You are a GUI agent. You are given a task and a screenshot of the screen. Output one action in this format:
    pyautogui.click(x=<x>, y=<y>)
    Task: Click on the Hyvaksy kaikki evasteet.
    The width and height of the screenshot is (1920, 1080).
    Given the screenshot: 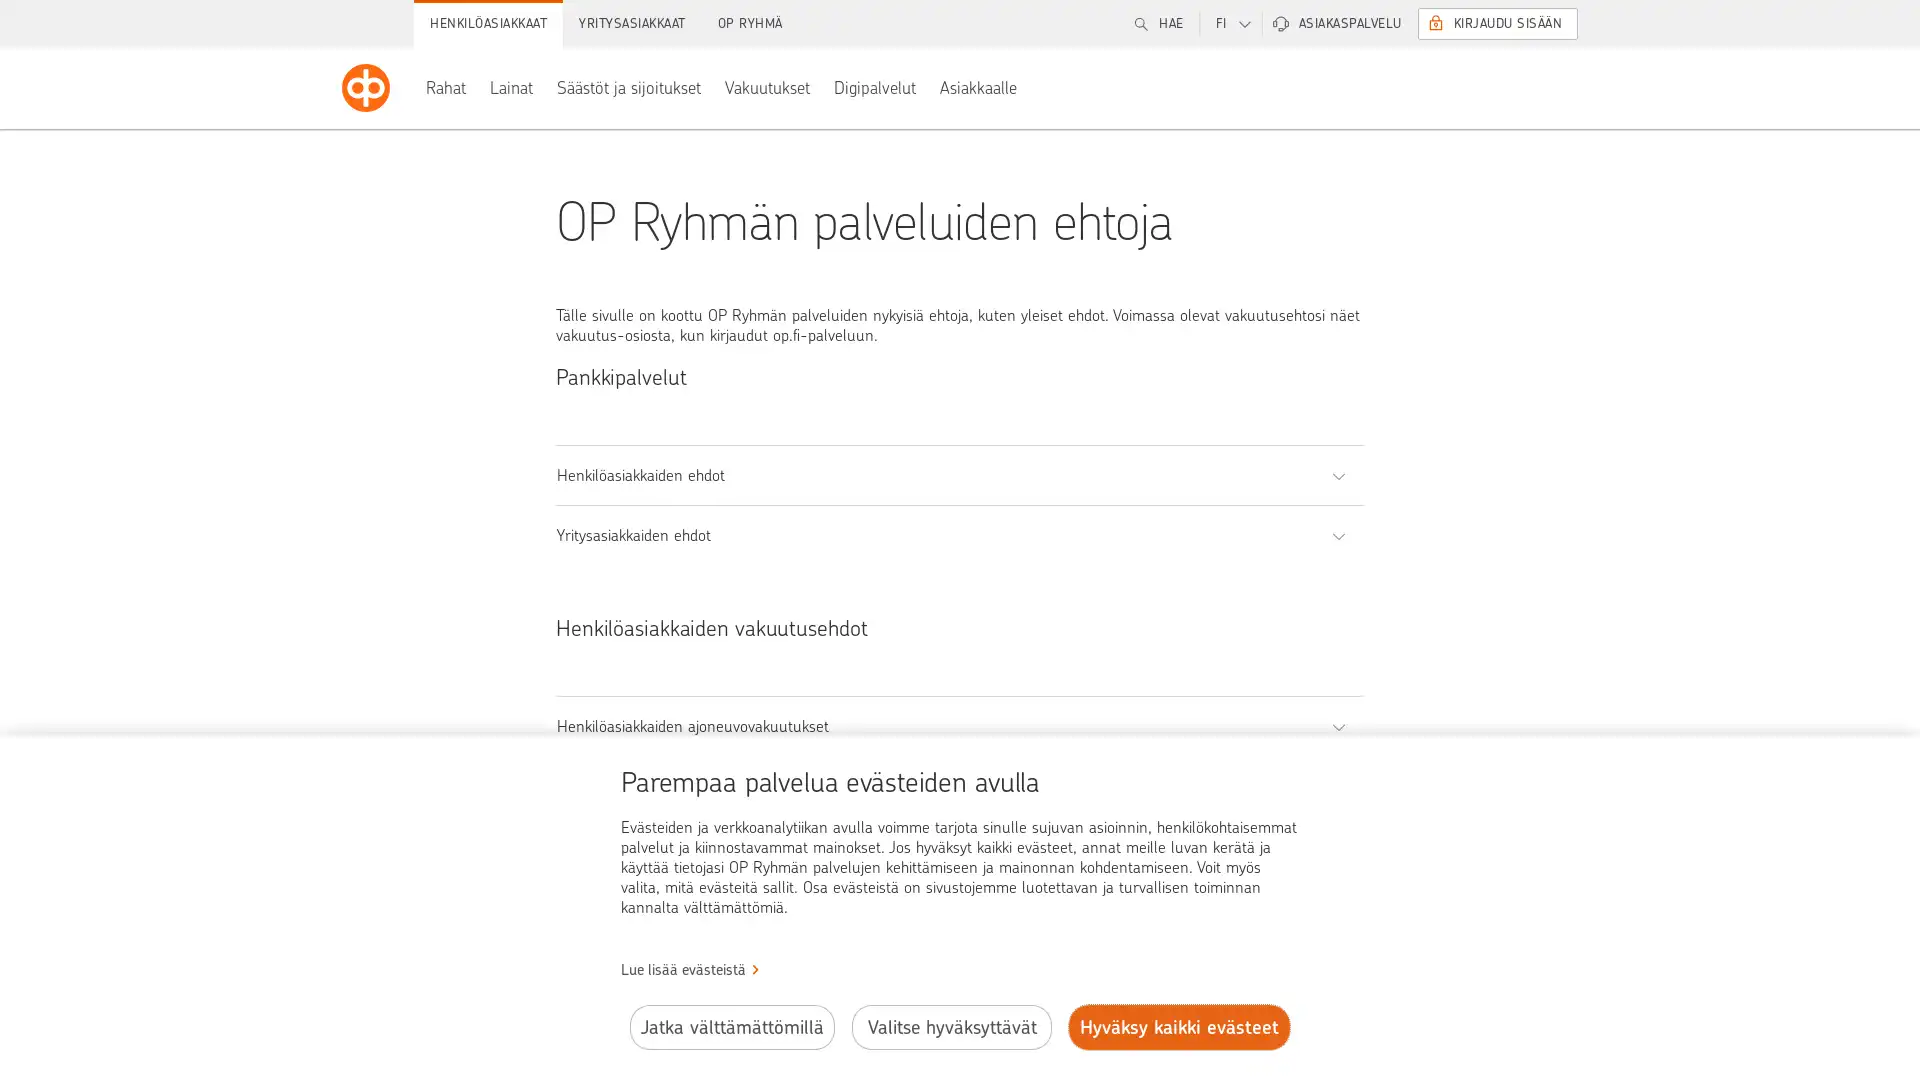 What is the action you would take?
    pyautogui.click(x=1179, y=1027)
    